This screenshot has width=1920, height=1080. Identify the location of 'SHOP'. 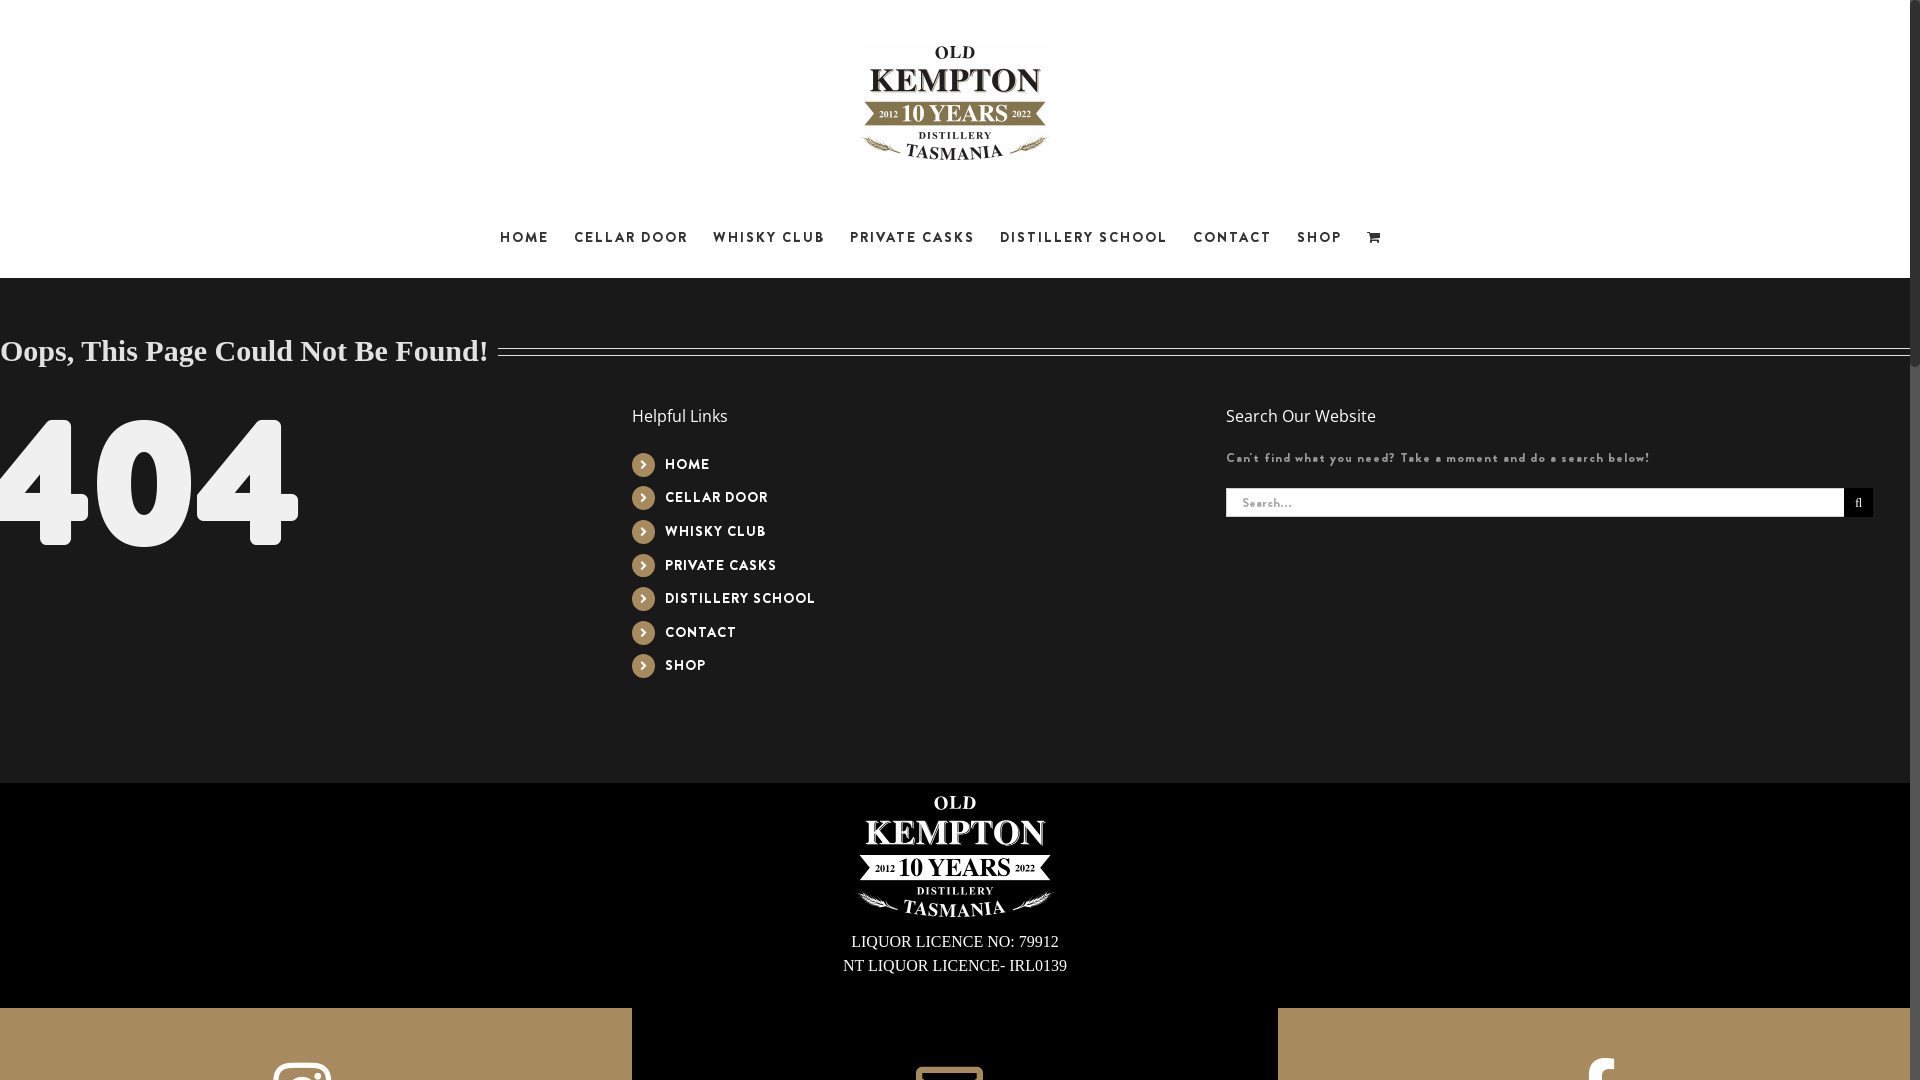
(665, 664).